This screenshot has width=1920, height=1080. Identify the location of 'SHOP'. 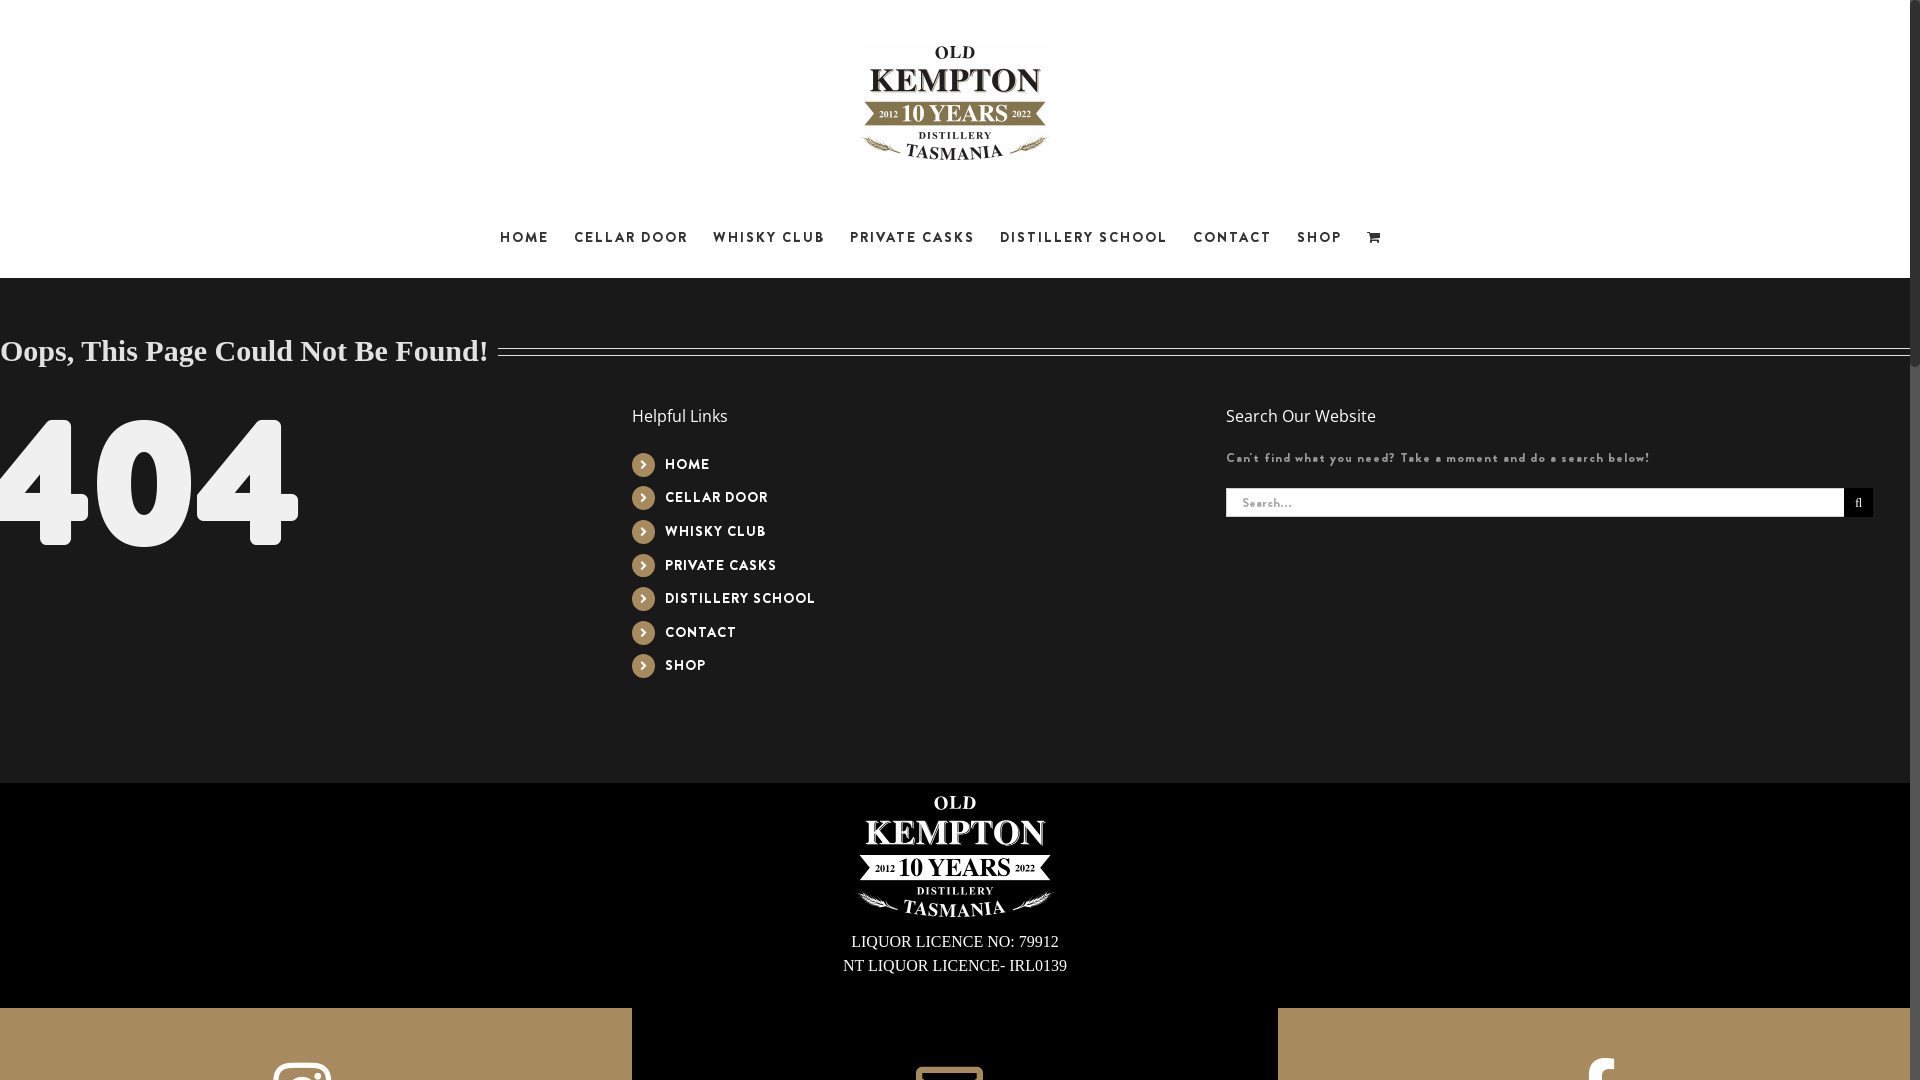
(665, 664).